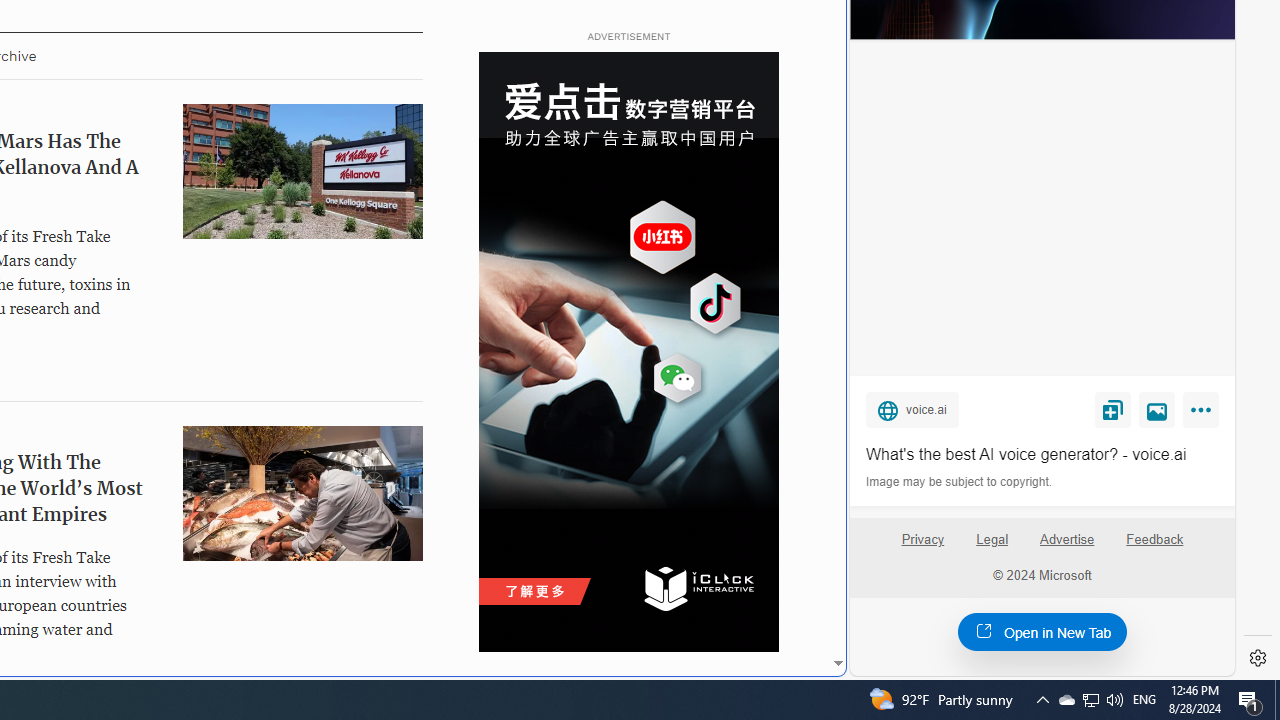 Image resolution: width=1280 pixels, height=720 pixels. What do you see at coordinates (1111, 408) in the screenshot?
I see `'Save'` at bounding box center [1111, 408].